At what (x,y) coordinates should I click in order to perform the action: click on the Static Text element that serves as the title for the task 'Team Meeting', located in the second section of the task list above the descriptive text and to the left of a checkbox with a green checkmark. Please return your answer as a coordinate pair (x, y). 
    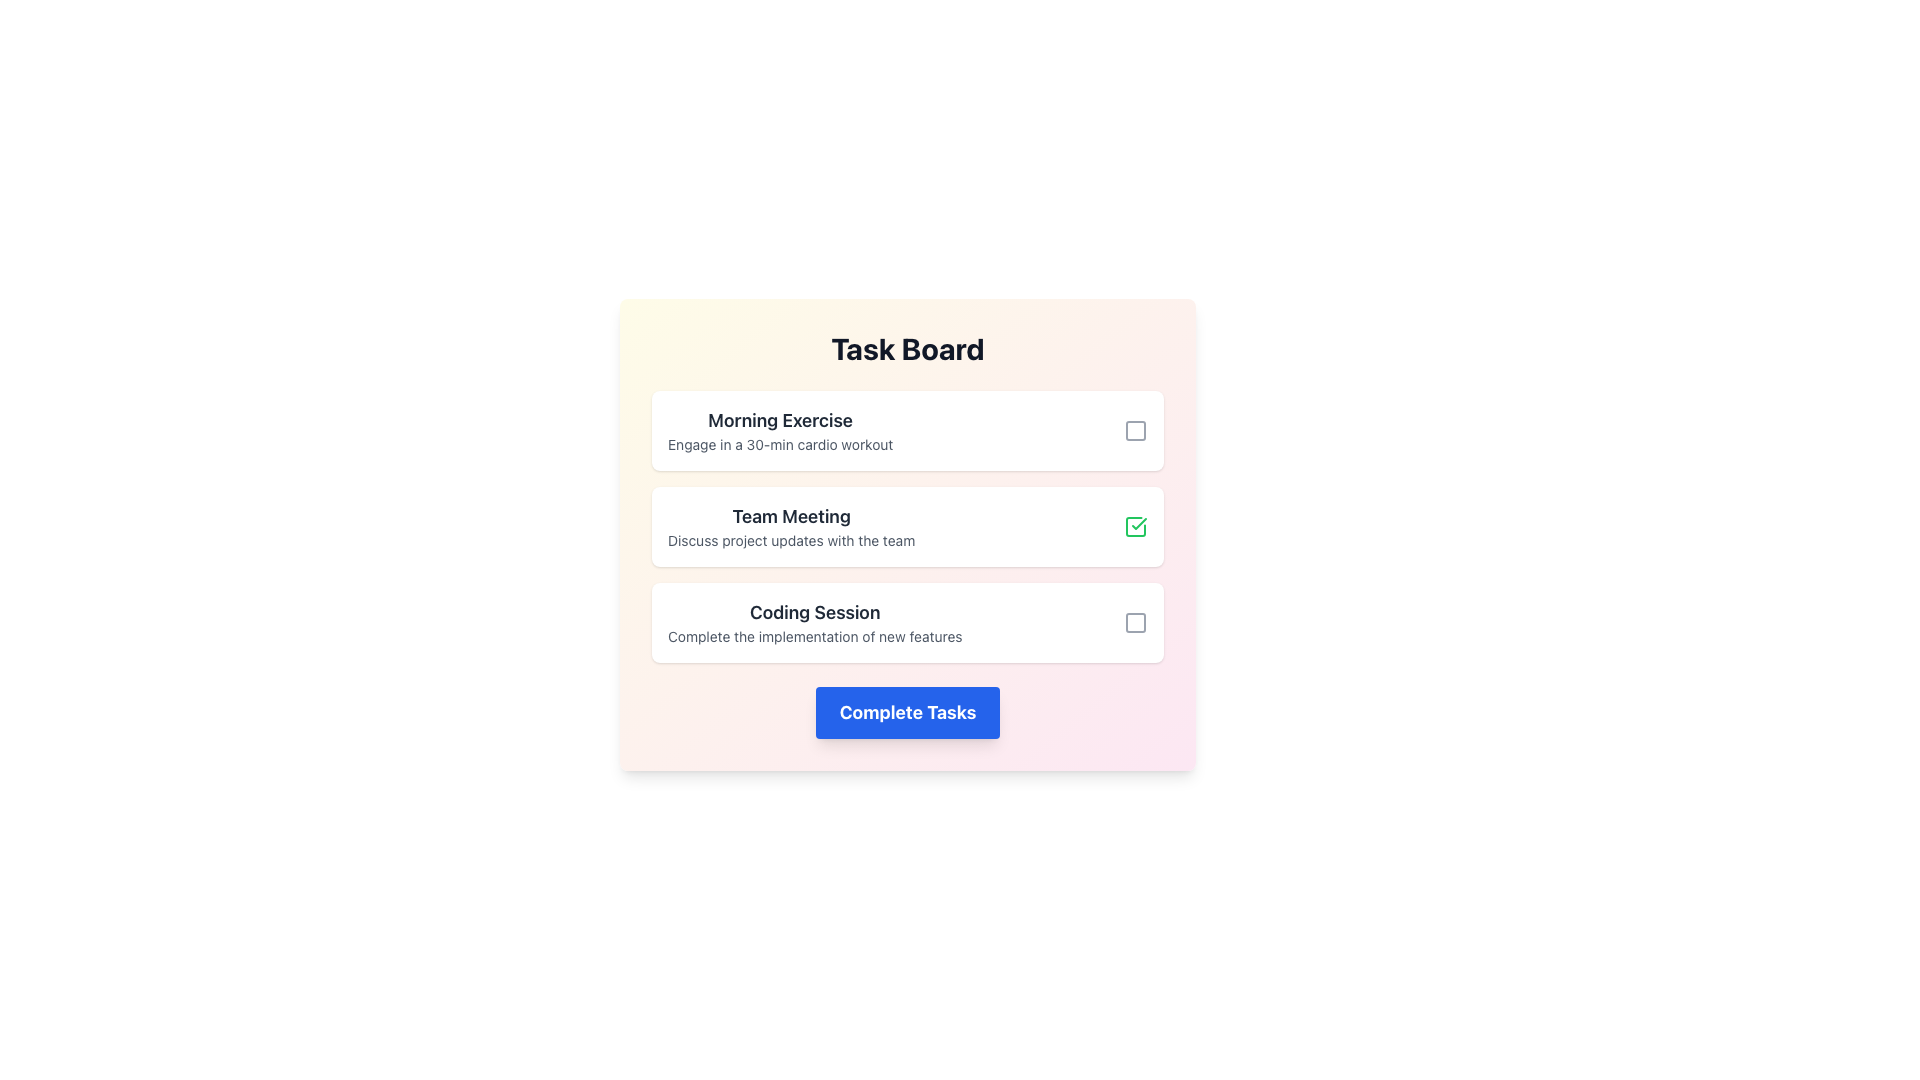
    Looking at the image, I should click on (790, 515).